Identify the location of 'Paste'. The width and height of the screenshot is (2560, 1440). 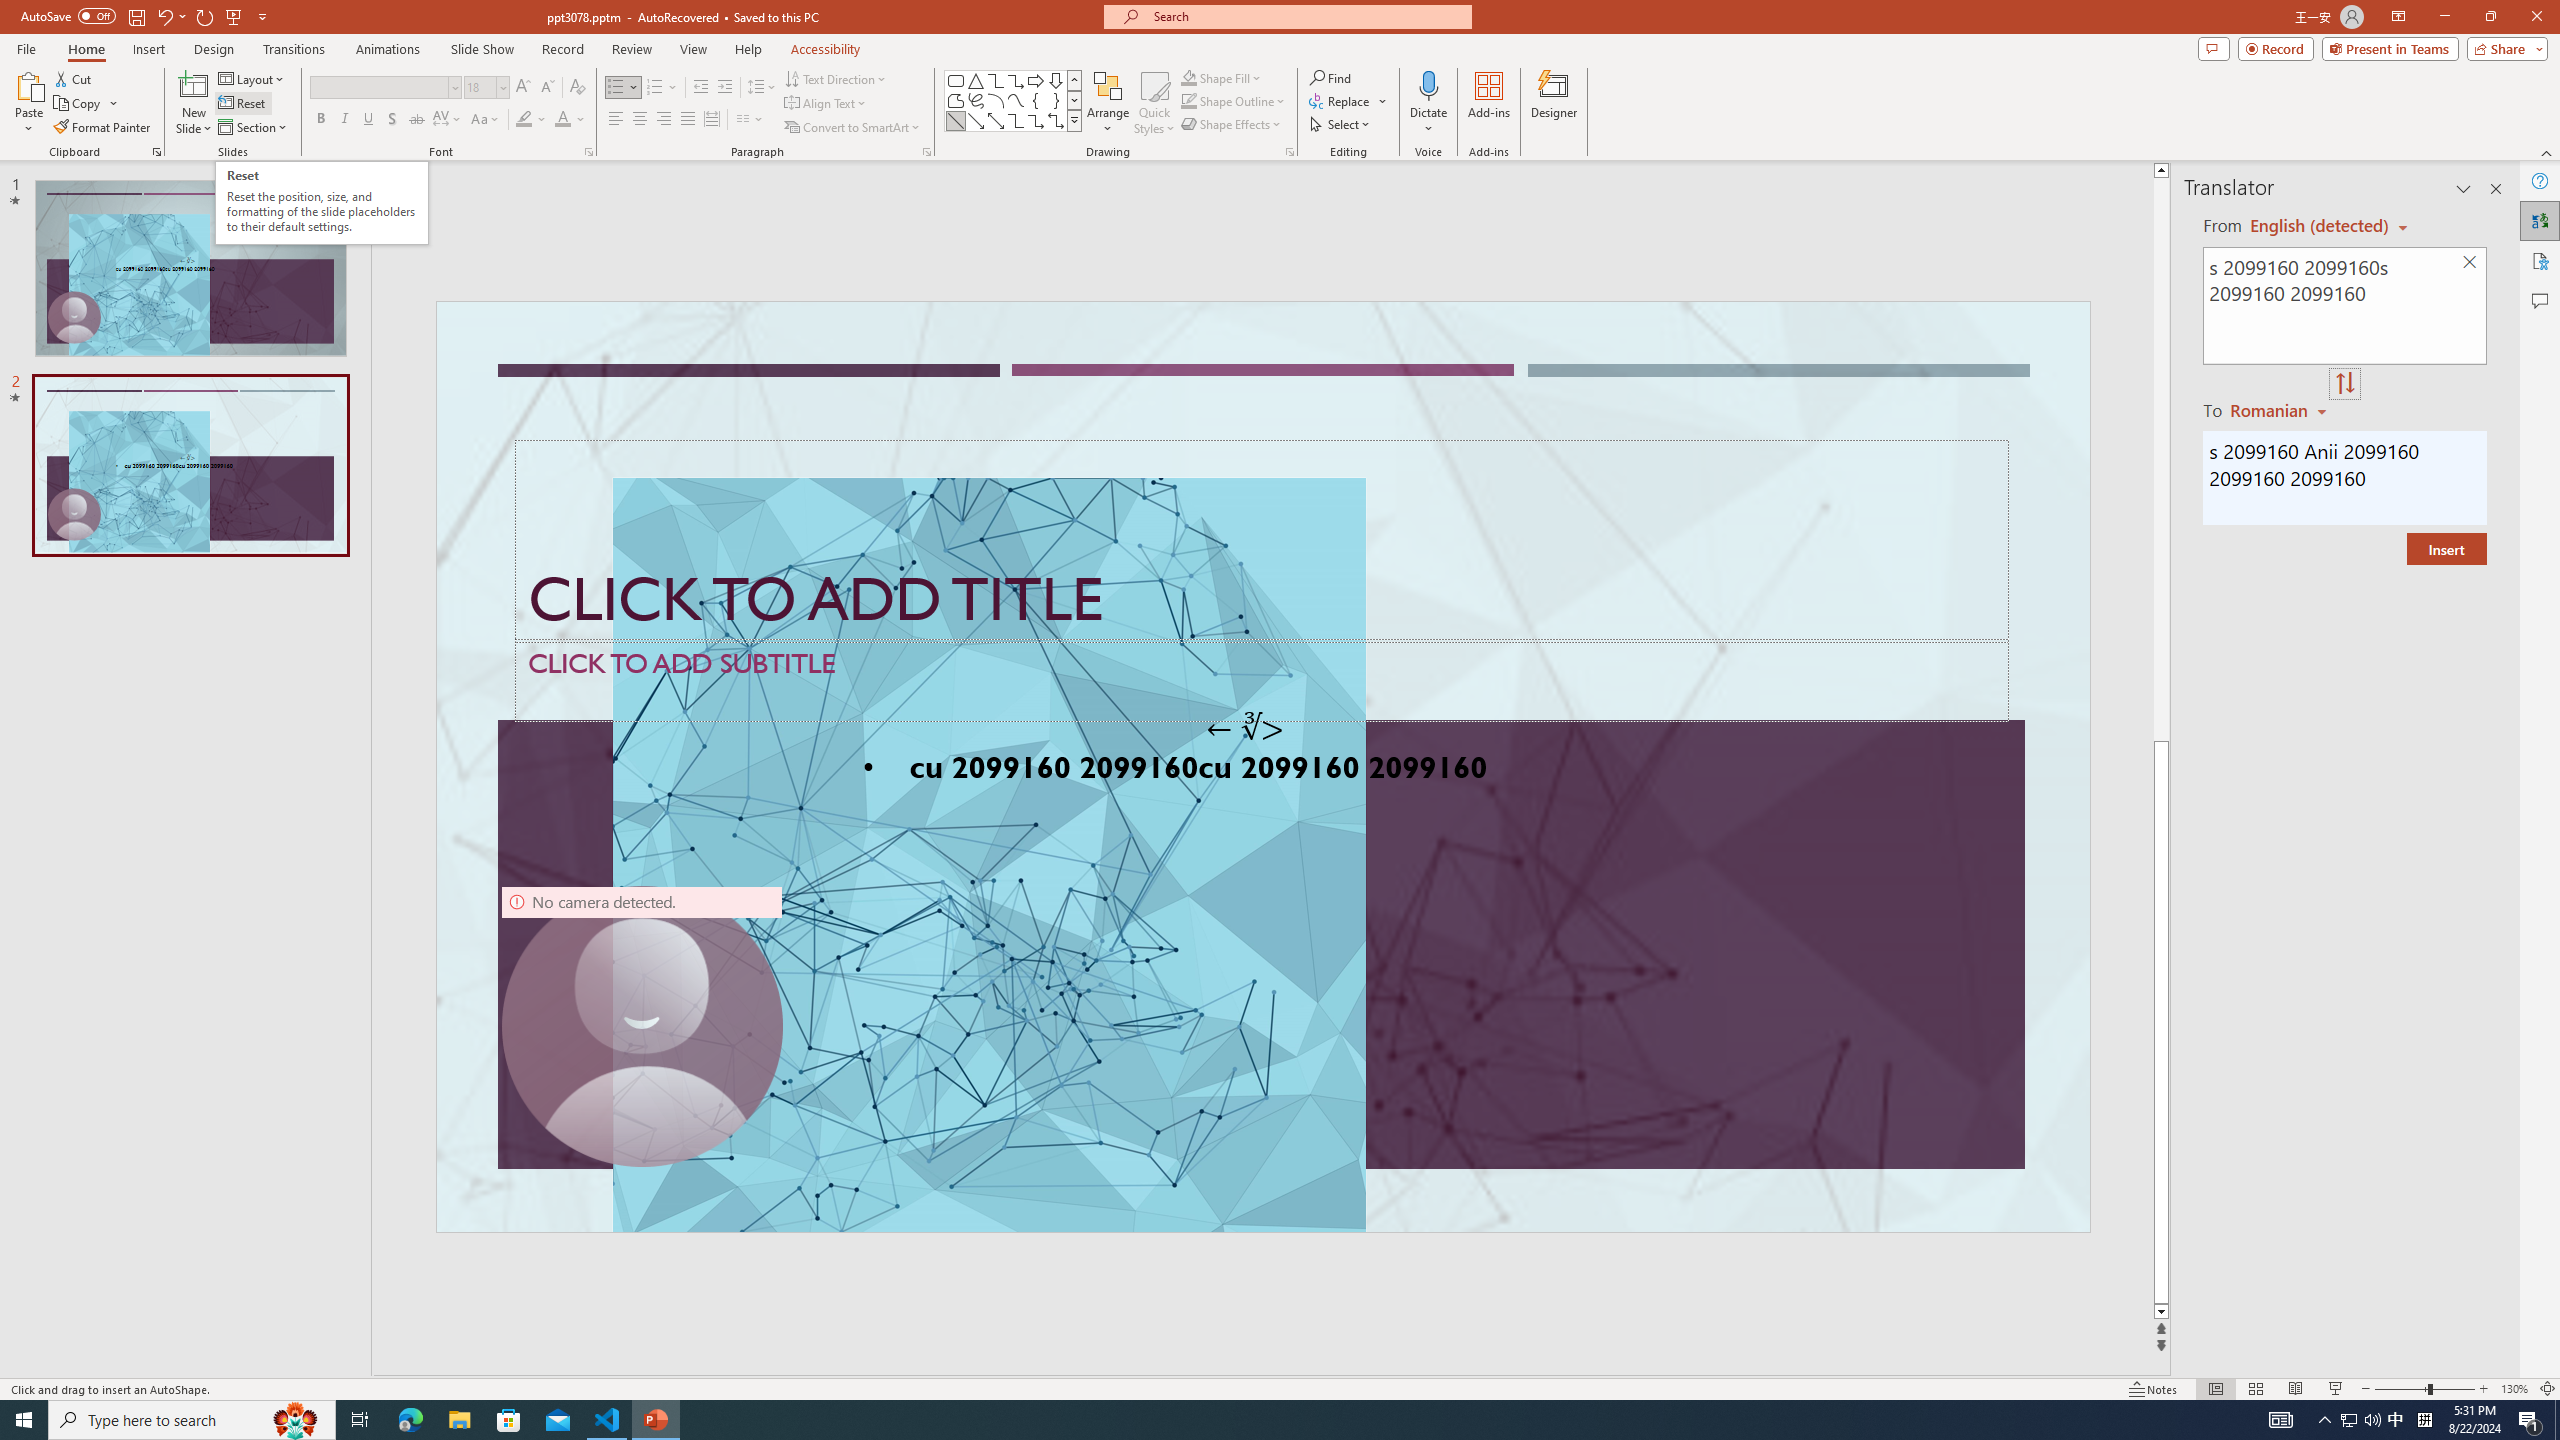
(28, 103).